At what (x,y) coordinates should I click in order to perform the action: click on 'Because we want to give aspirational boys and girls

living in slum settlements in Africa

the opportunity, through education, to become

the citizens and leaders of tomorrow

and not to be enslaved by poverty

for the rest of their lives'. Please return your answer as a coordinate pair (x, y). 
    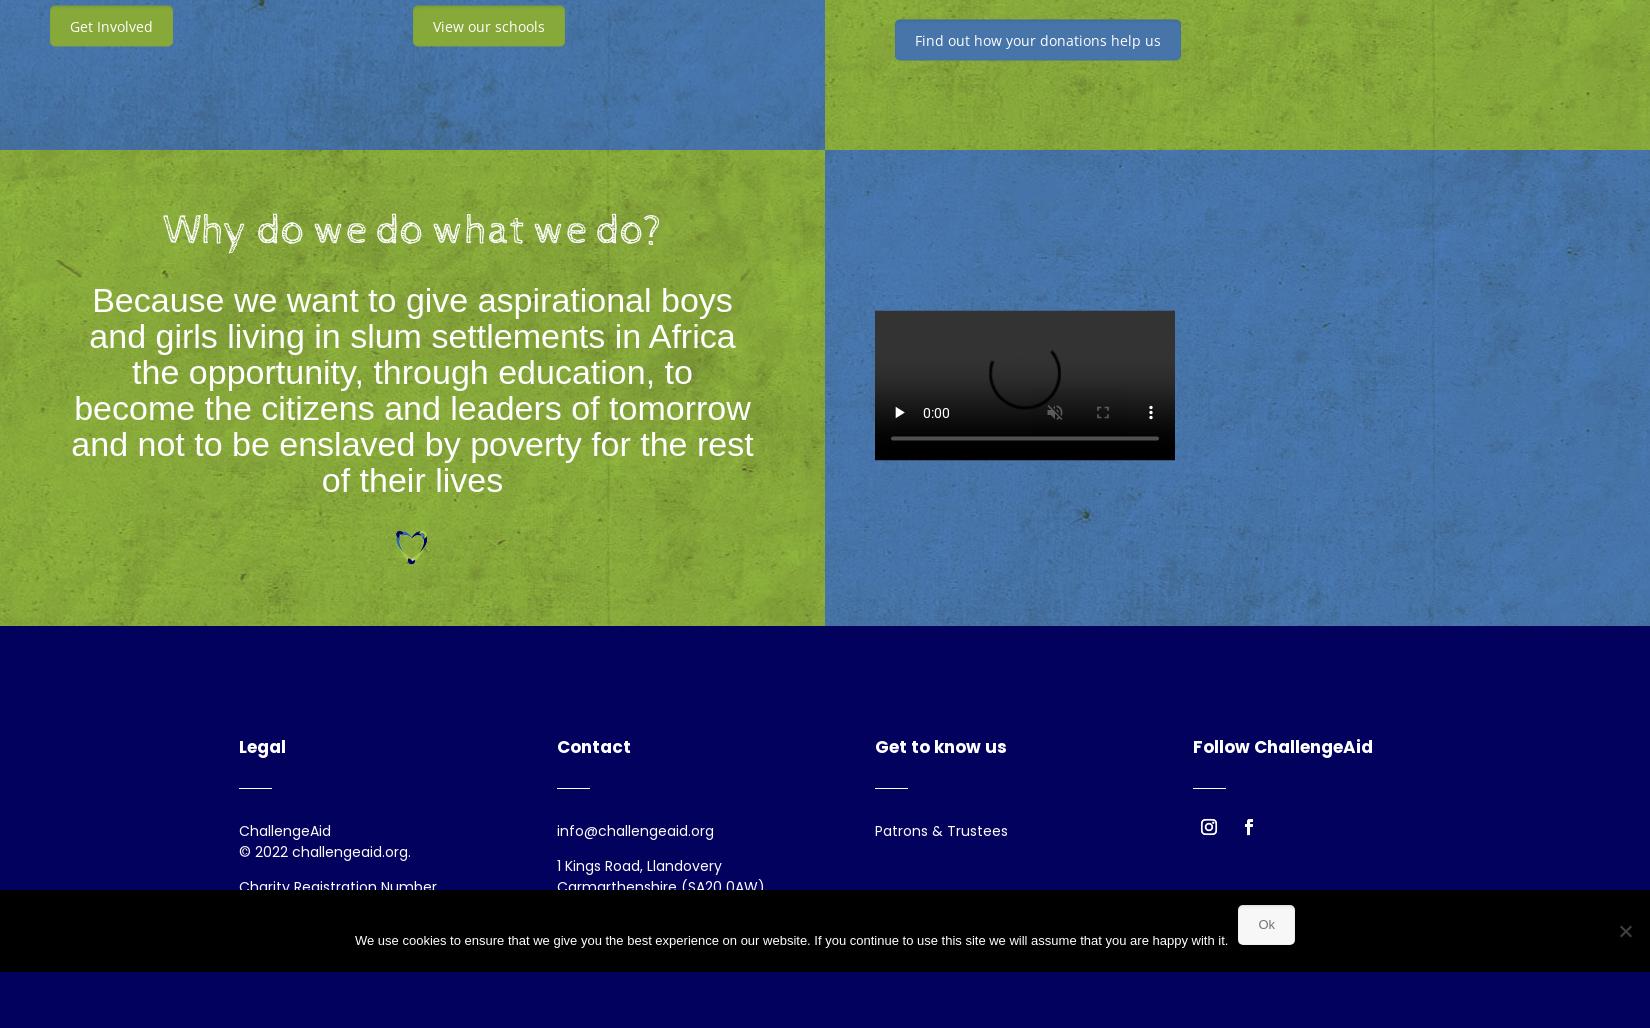
    Looking at the image, I should click on (412, 390).